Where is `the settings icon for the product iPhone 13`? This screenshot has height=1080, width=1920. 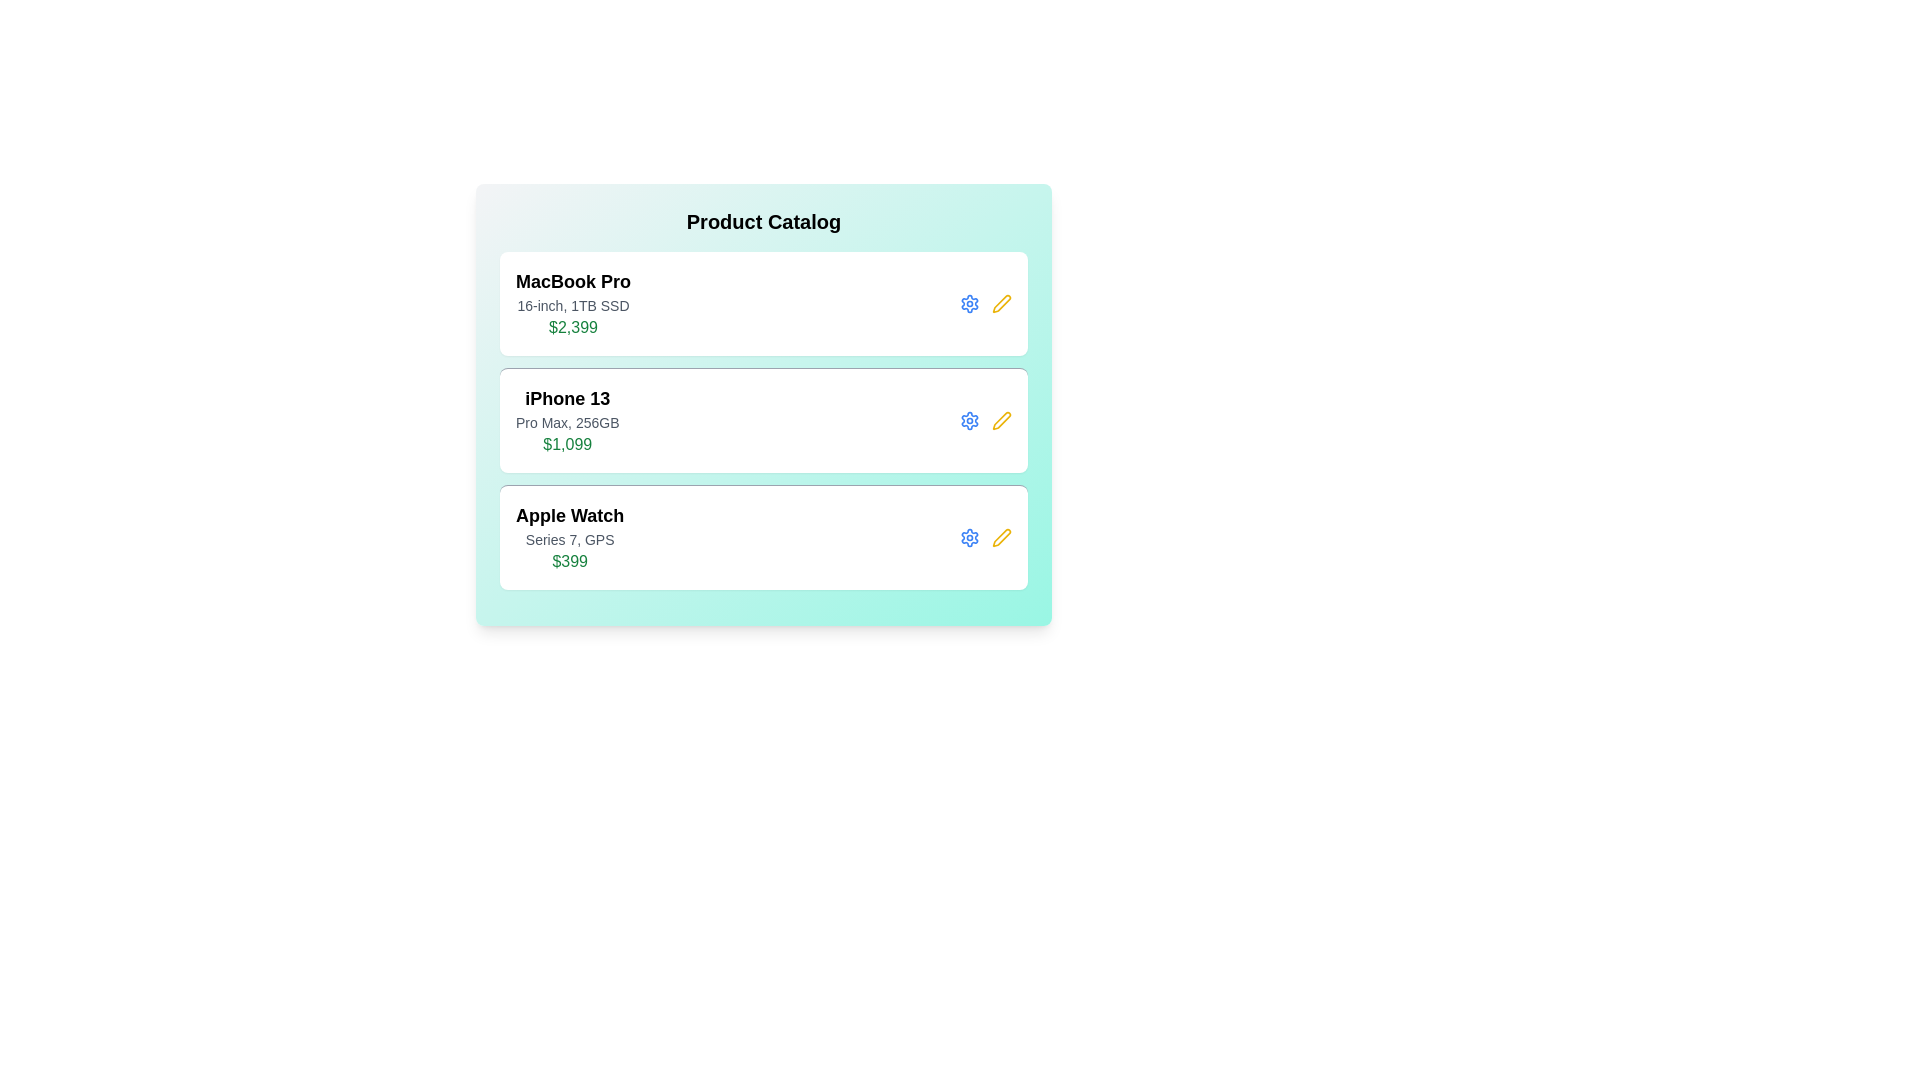 the settings icon for the product iPhone 13 is located at coordinates (969, 419).